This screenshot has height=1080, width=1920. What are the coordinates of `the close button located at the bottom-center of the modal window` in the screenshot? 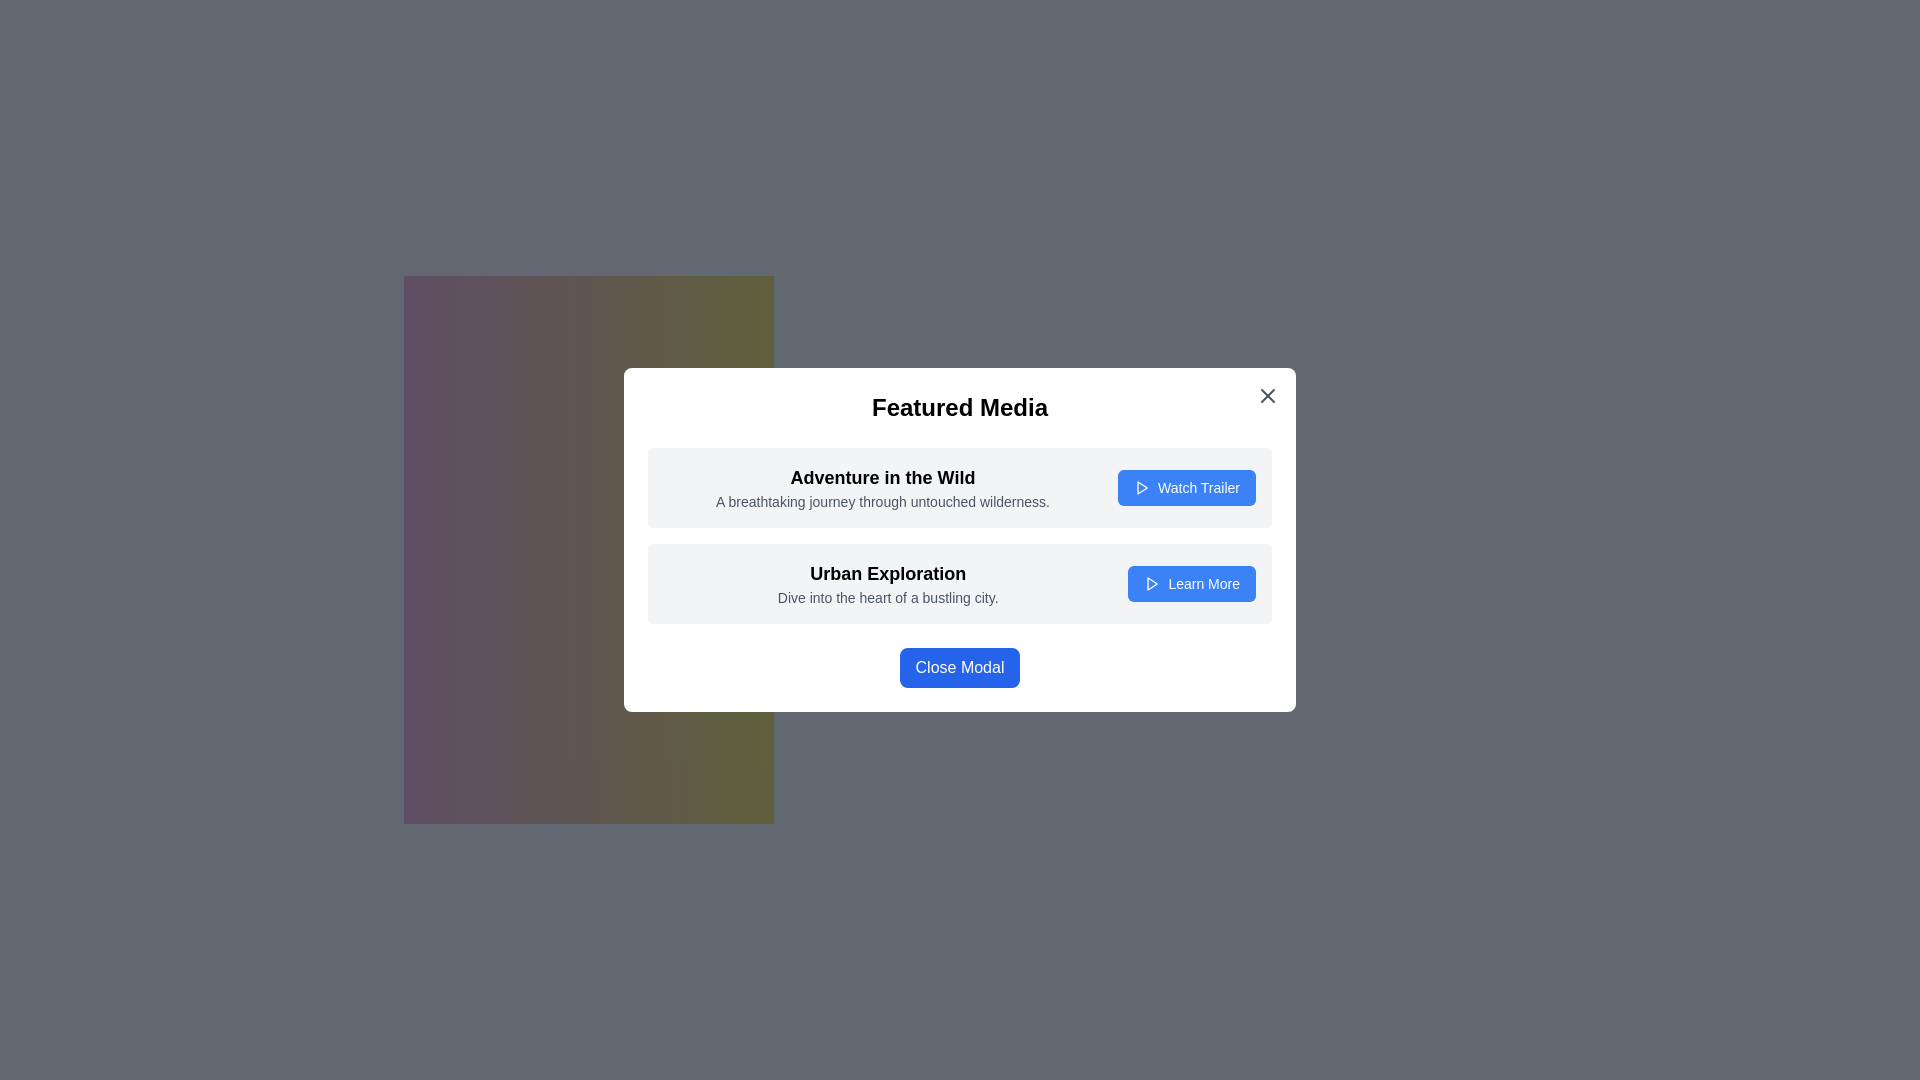 It's located at (960, 667).